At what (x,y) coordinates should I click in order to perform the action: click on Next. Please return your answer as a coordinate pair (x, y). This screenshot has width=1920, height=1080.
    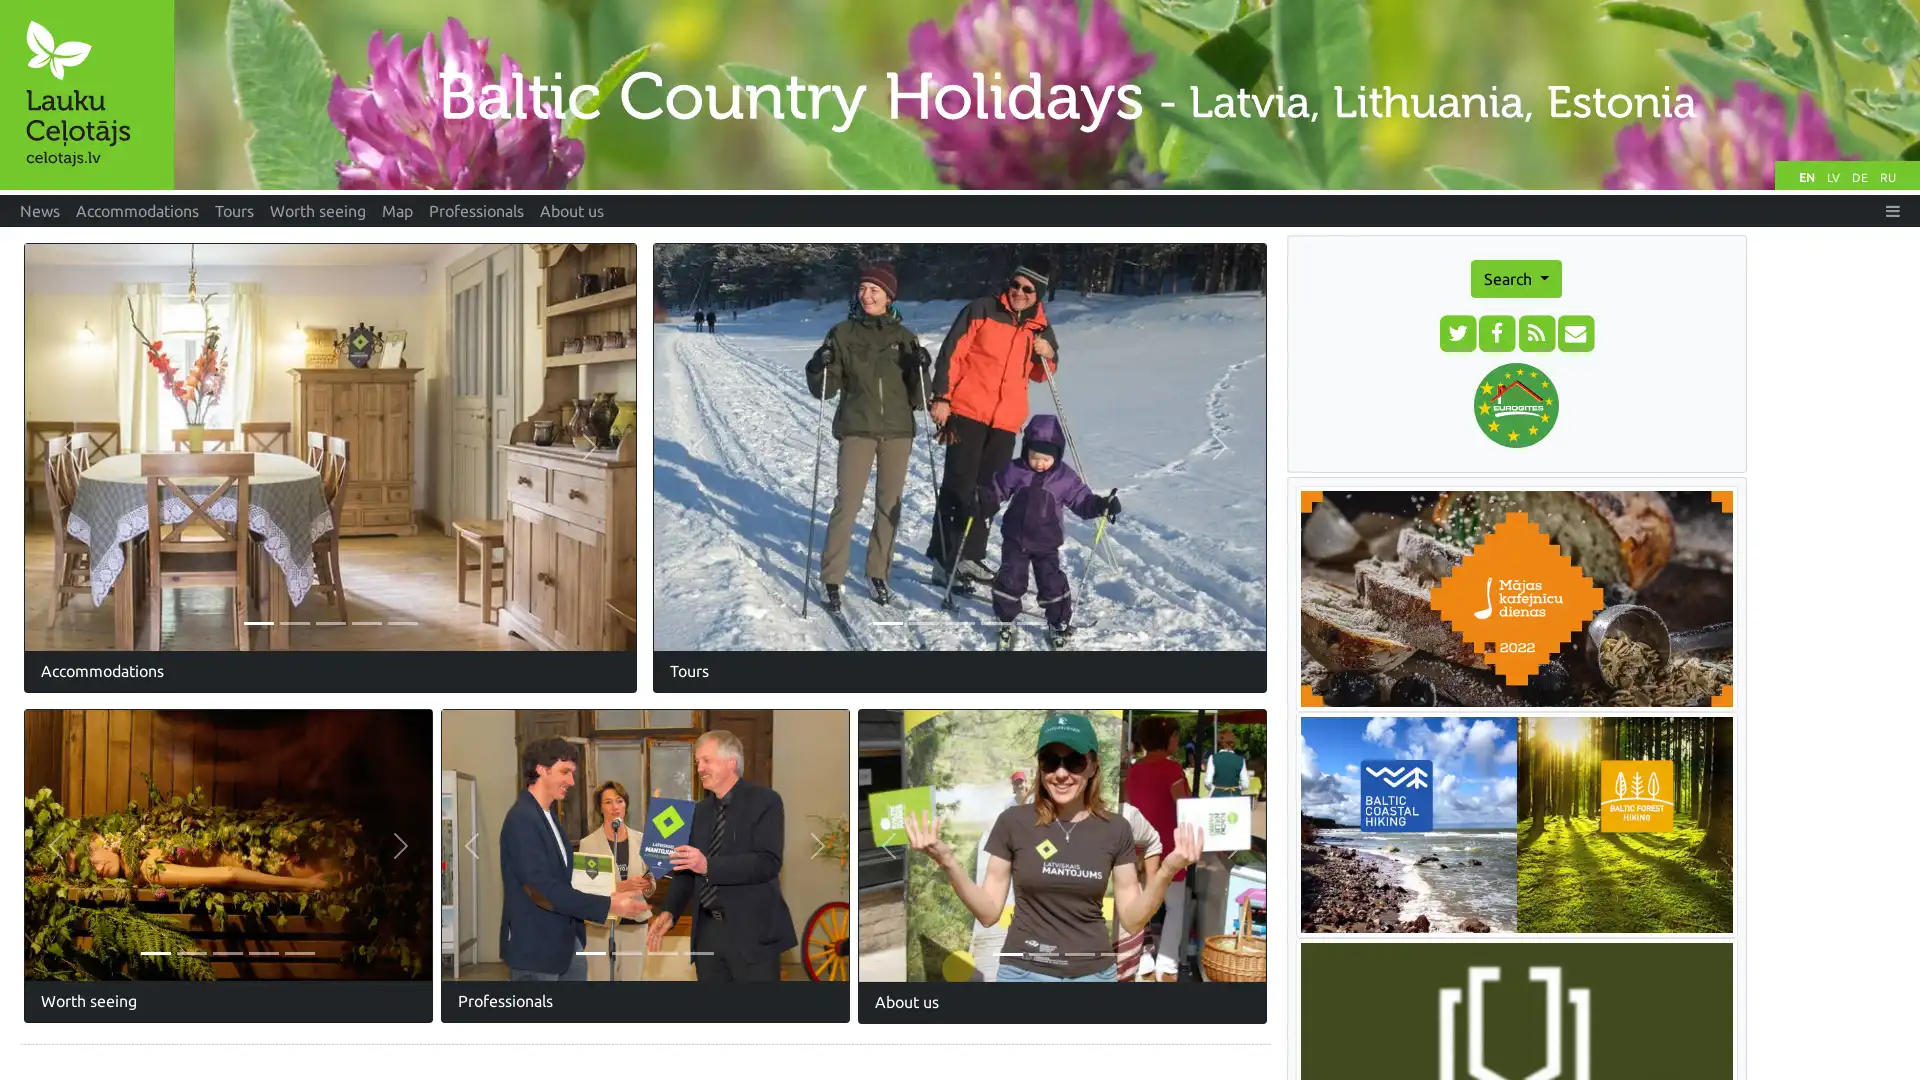
    Looking at the image, I should click on (817, 845).